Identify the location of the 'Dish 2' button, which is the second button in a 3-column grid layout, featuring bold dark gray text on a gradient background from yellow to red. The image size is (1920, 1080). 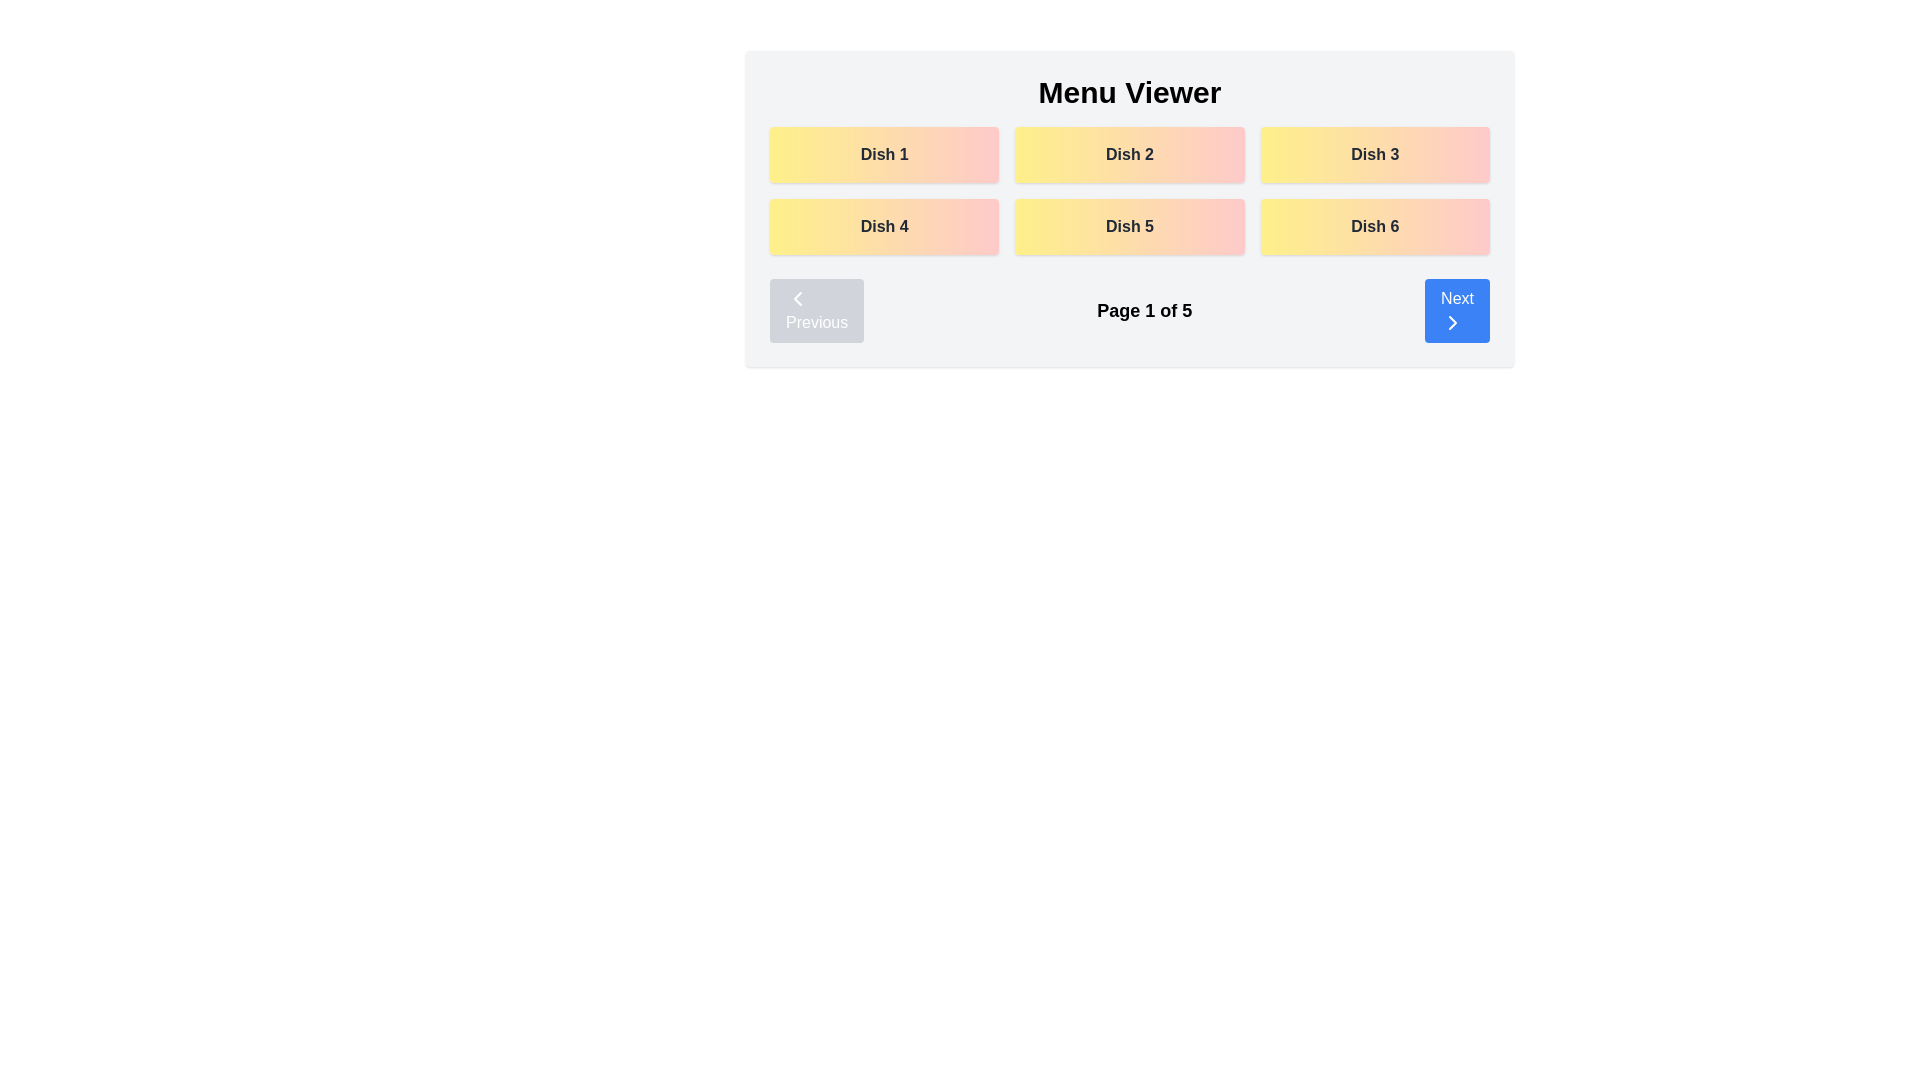
(1129, 153).